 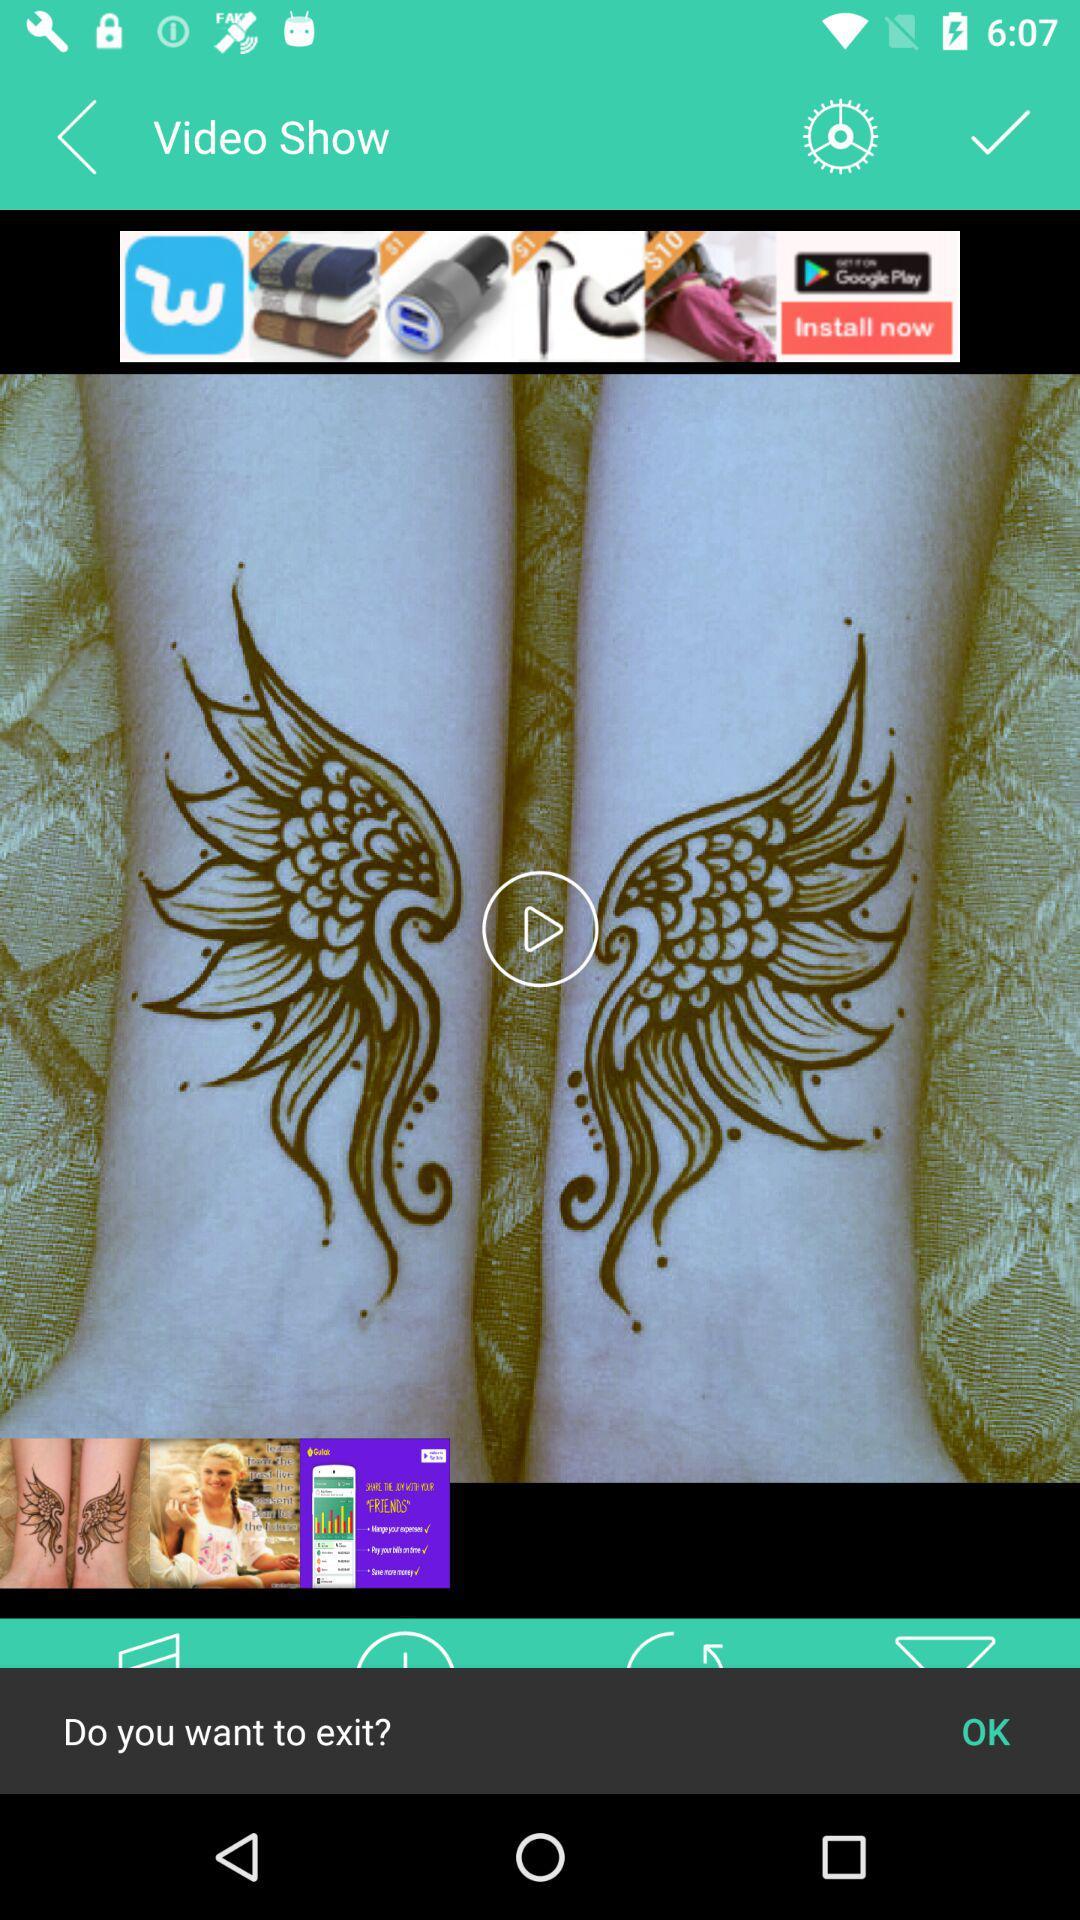 What do you see at coordinates (75, 135) in the screenshot?
I see `the arrow_backward icon` at bounding box center [75, 135].